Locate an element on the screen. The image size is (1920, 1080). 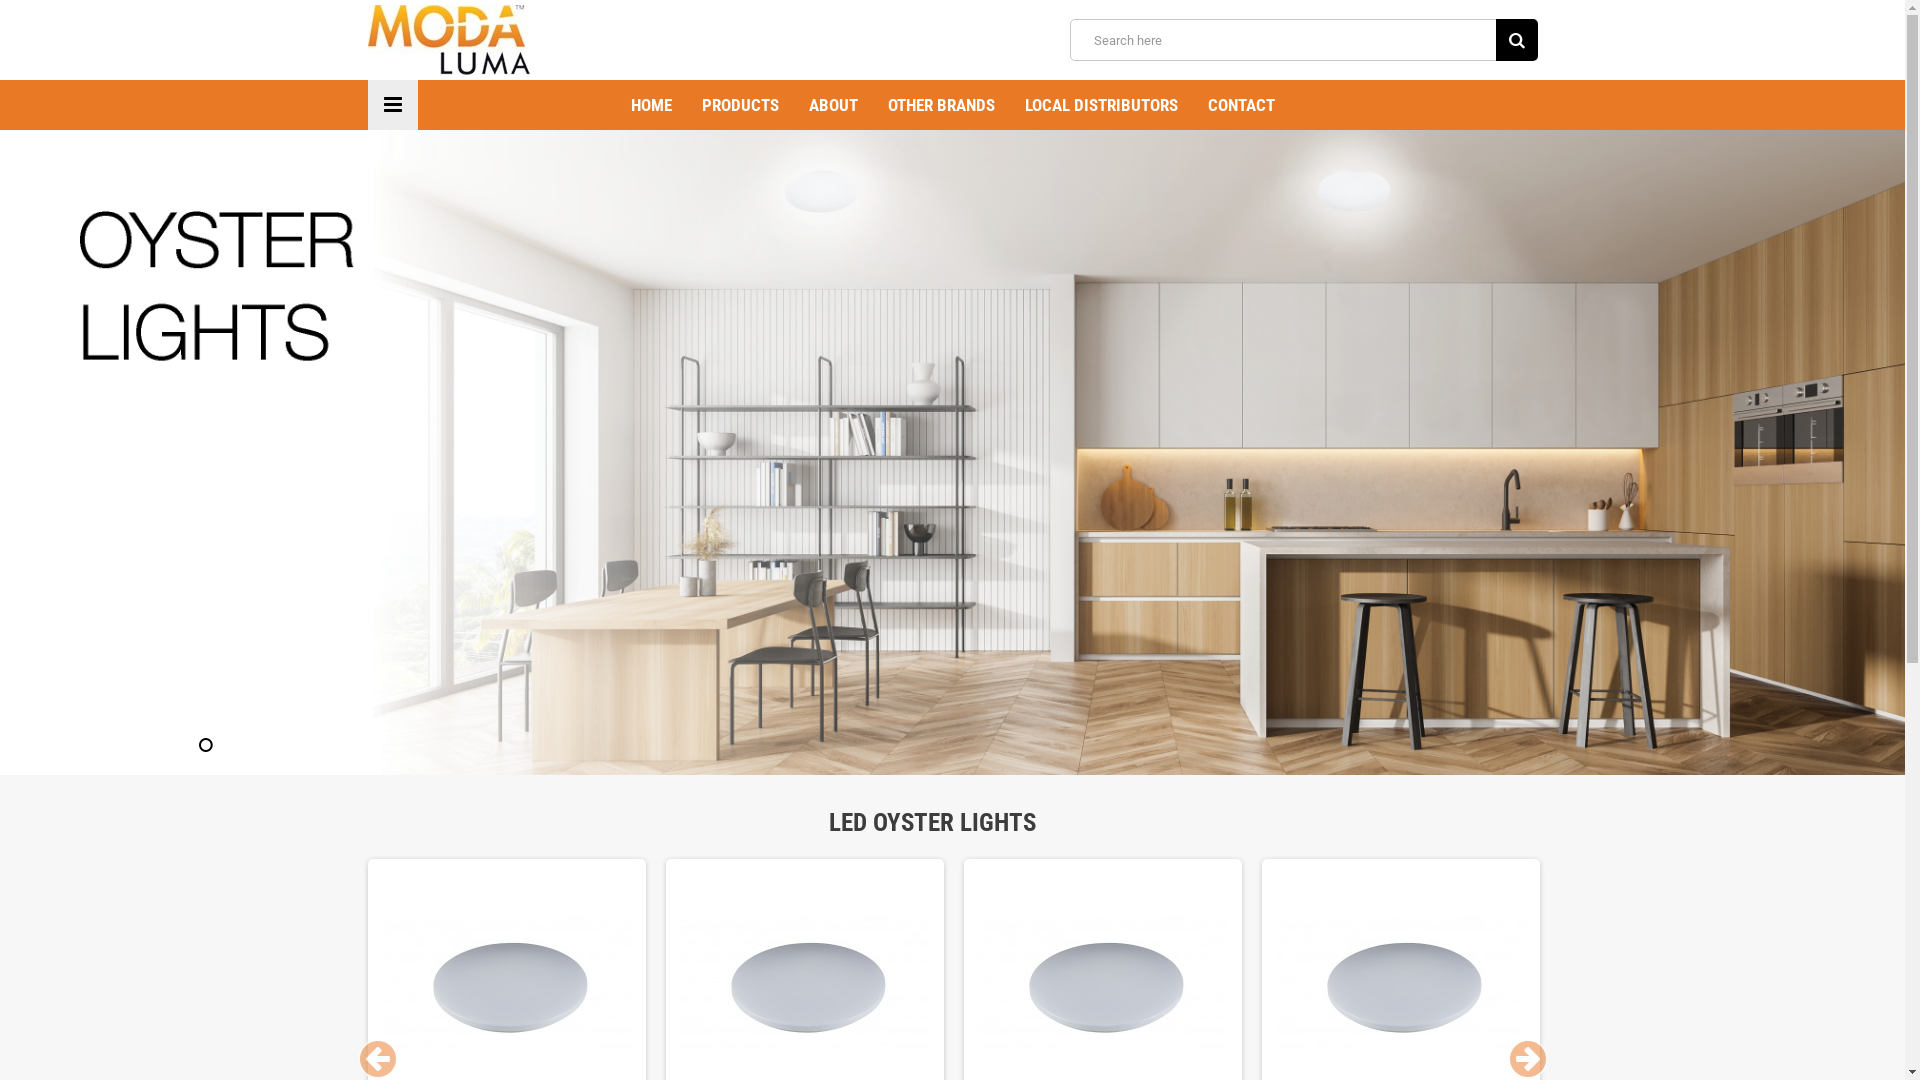
'OTHER BRANDS' is located at coordinates (872, 104).